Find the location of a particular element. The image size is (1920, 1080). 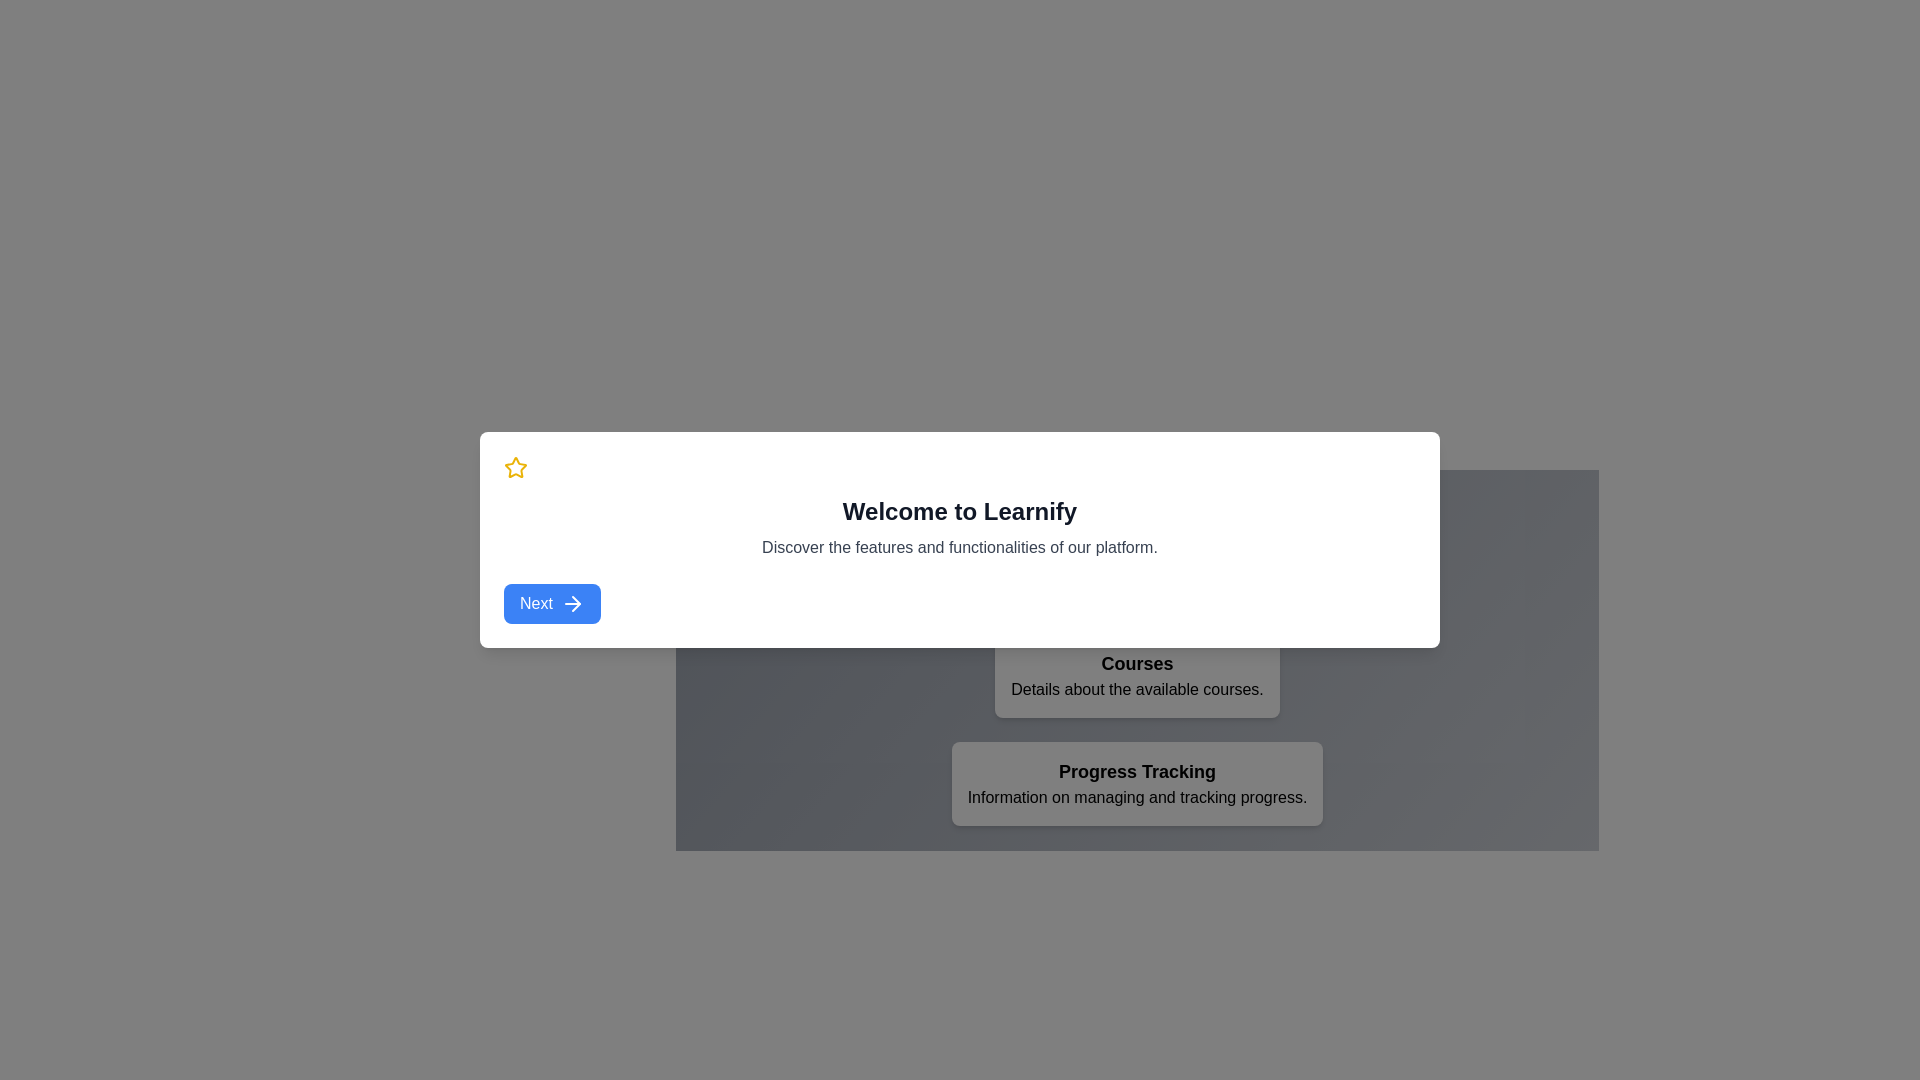

the heading label for the progress tracking section, which is located at the top of a rectangular card in the bottom section of the visible content area is located at coordinates (1137, 770).